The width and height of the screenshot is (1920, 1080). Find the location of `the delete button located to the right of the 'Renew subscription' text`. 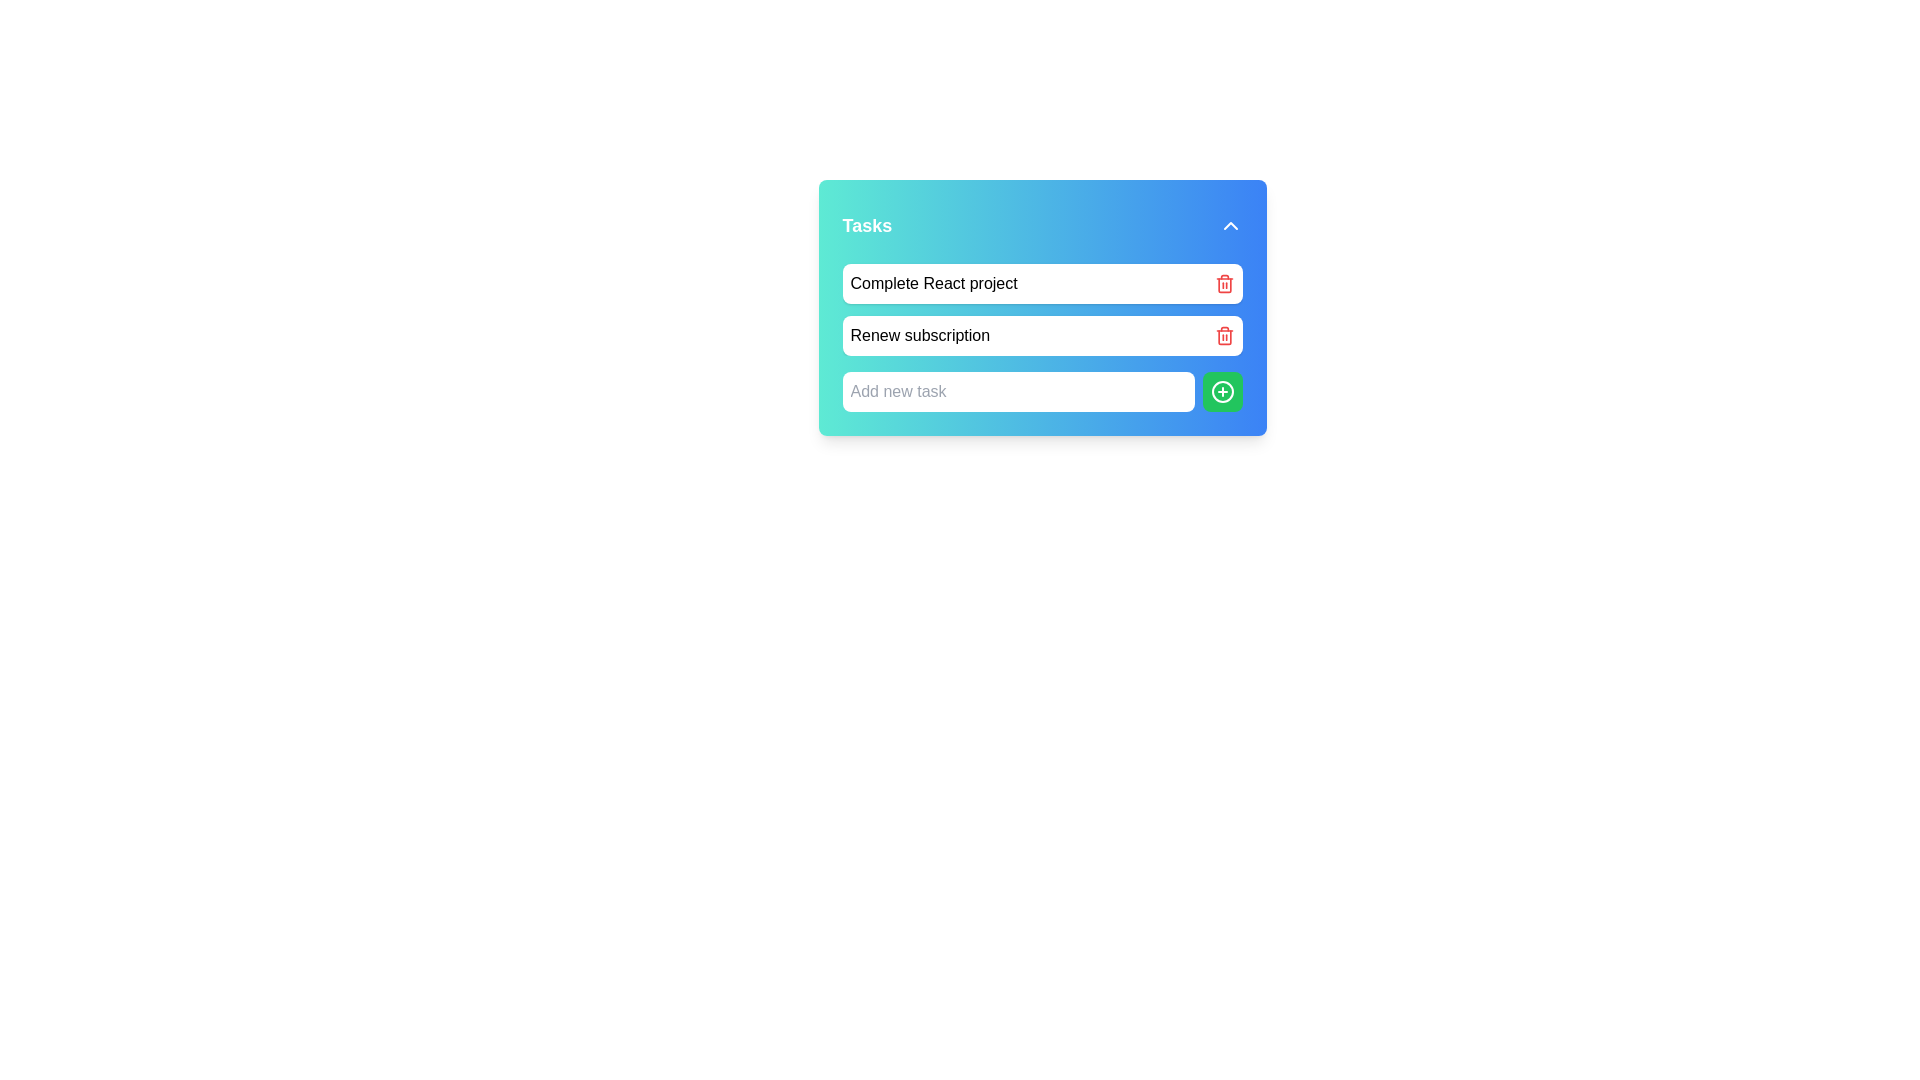

the delete button located to the right of the 'Renew subscription' text is located at coordinates (1223, 334).